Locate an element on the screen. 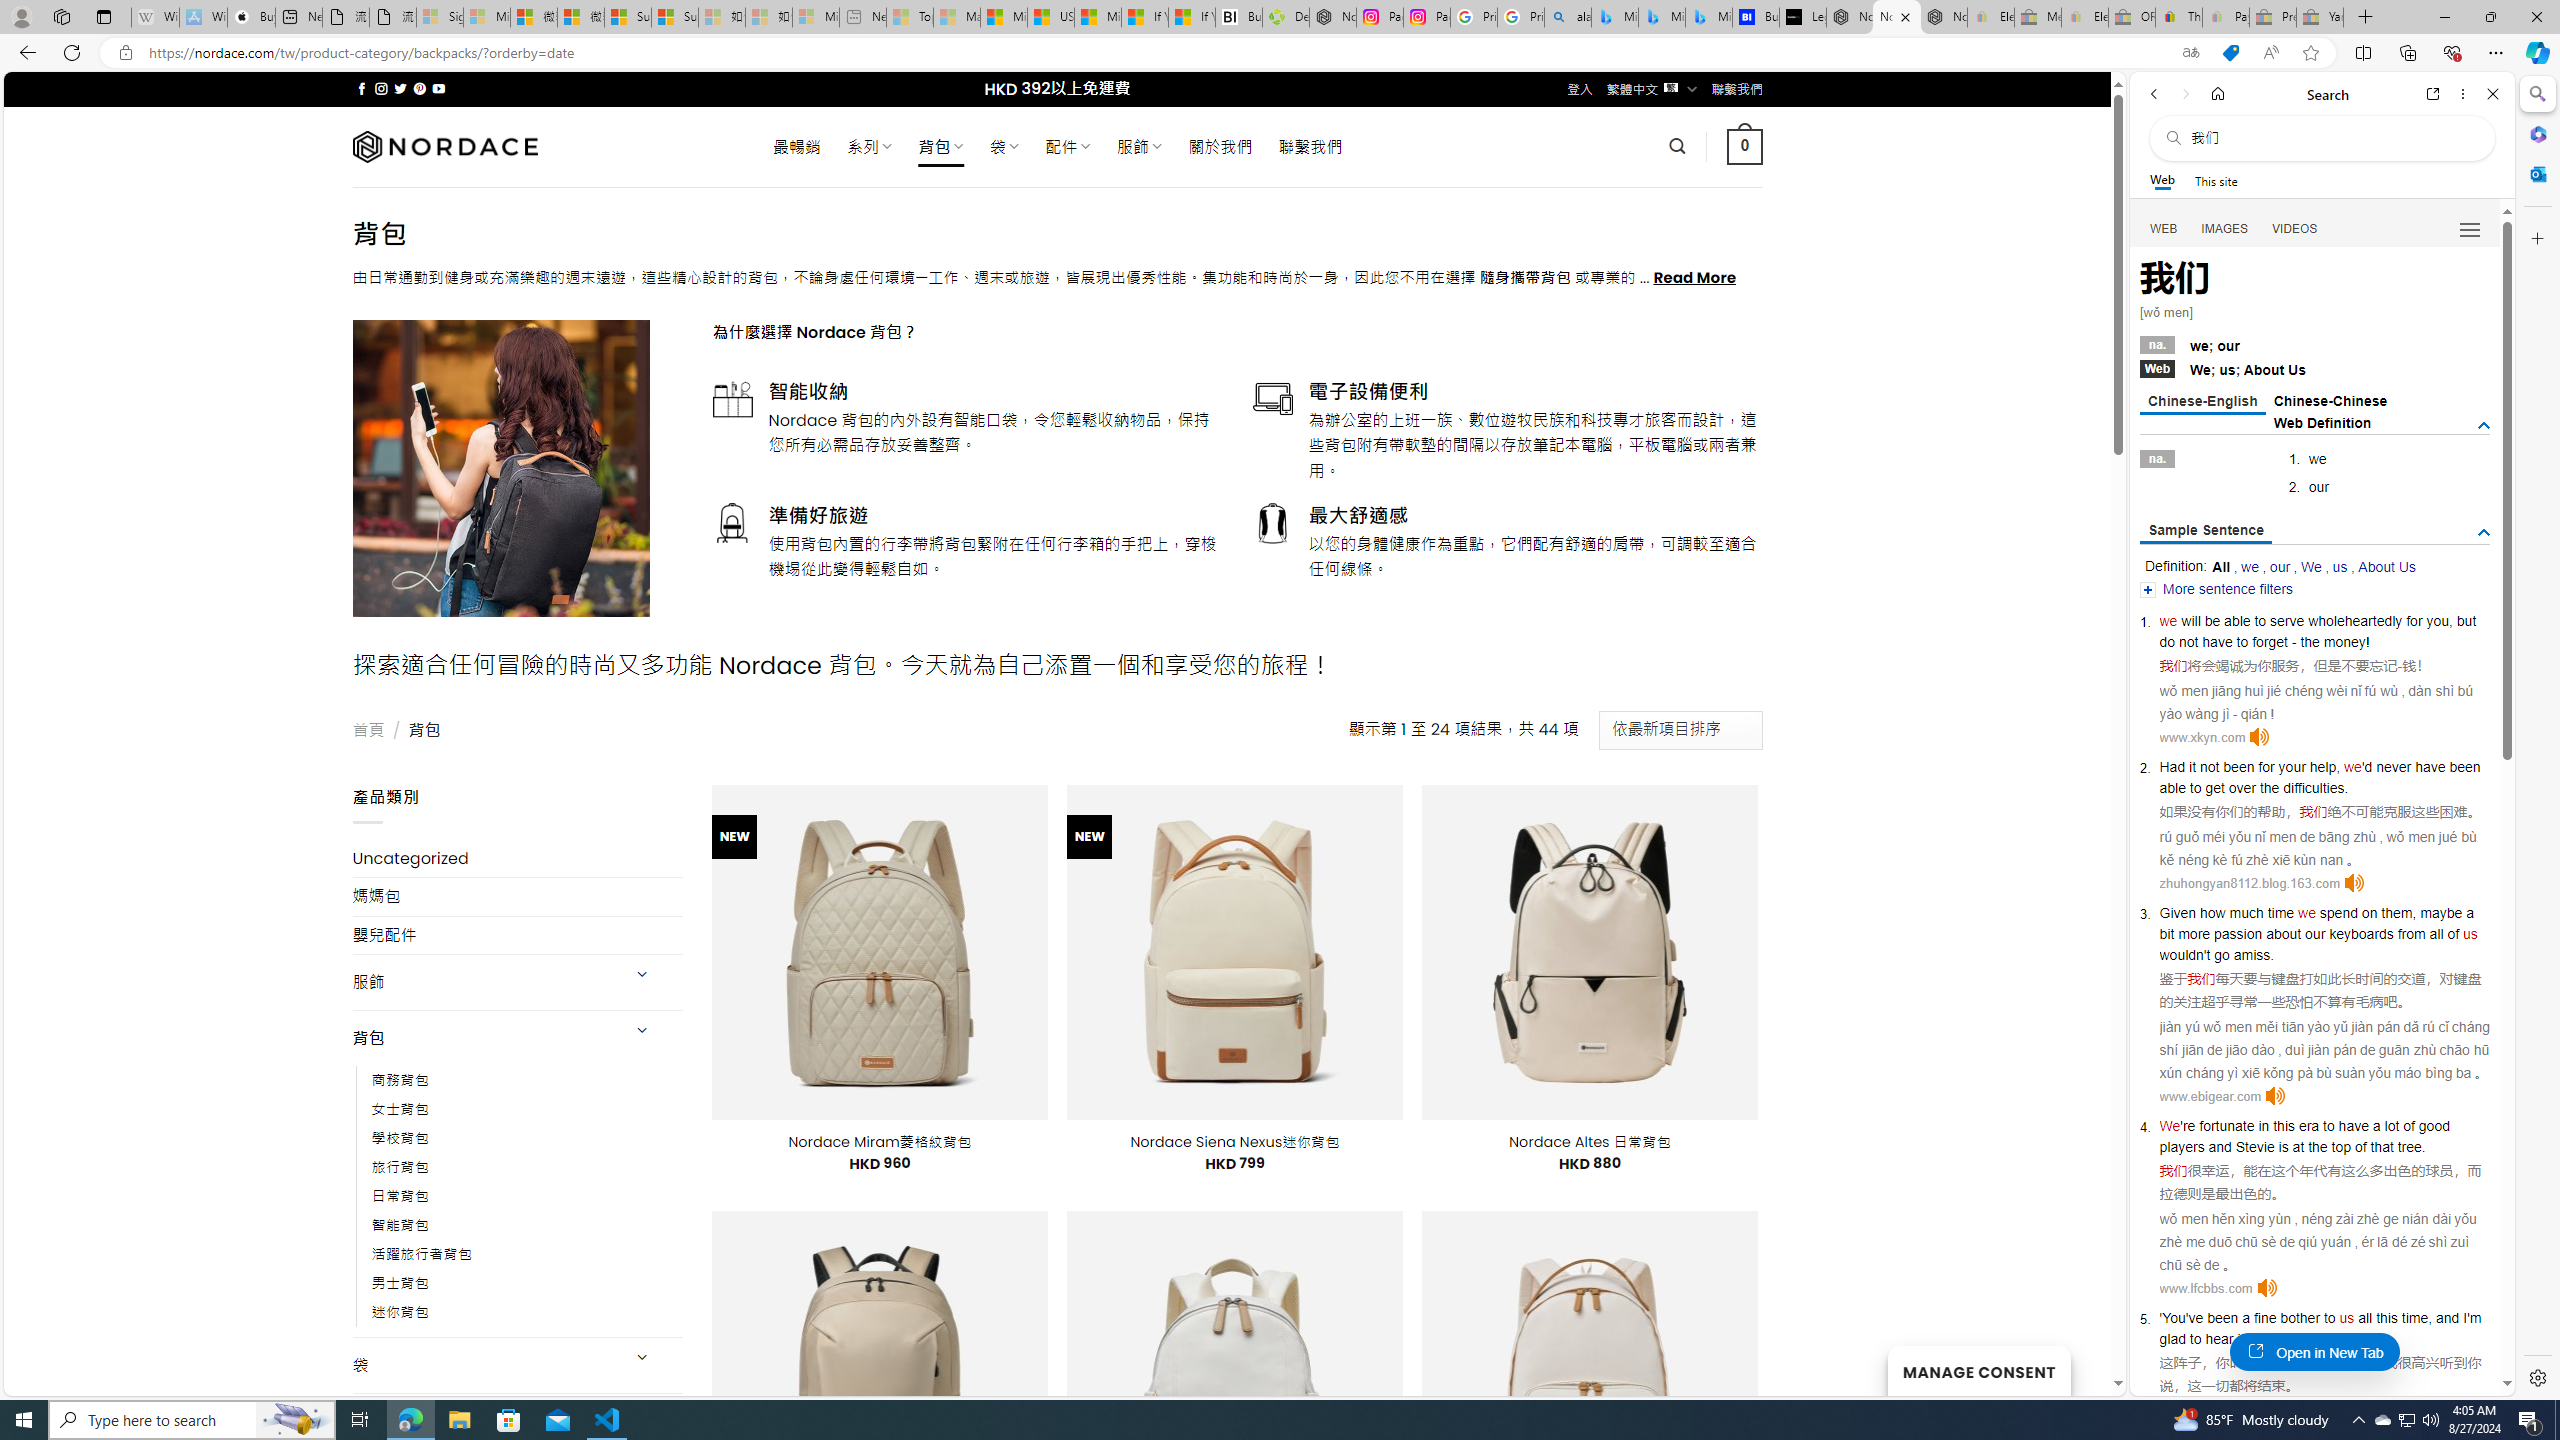 The height and width of the screenshot is (1440, 2560). 'have' is located at coordinates (2352, 1125).